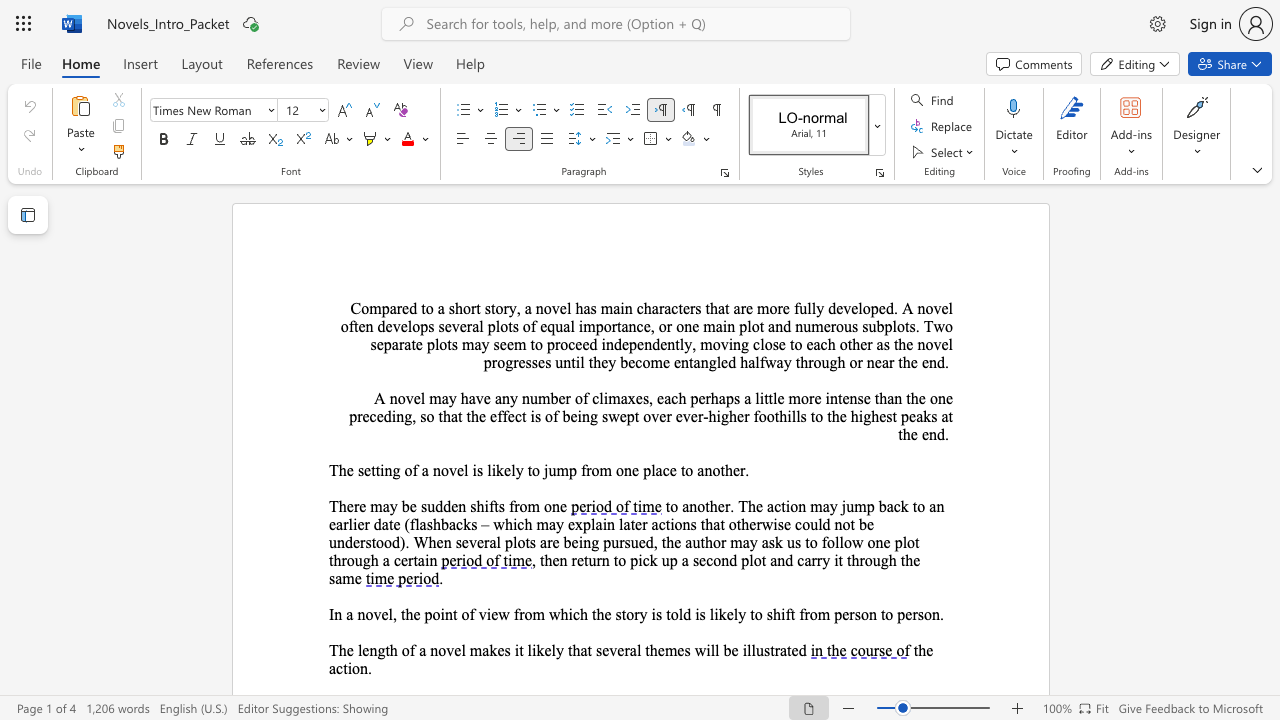 The image size is (1280, 720). What do you see at coordinates (364, 470) in the screenshot?
I see `the subset text "etting of a novel is likely to jump fr" within the text "The setting of a novel is likely to jump from one place to another."` at bounding box center [364, 470].